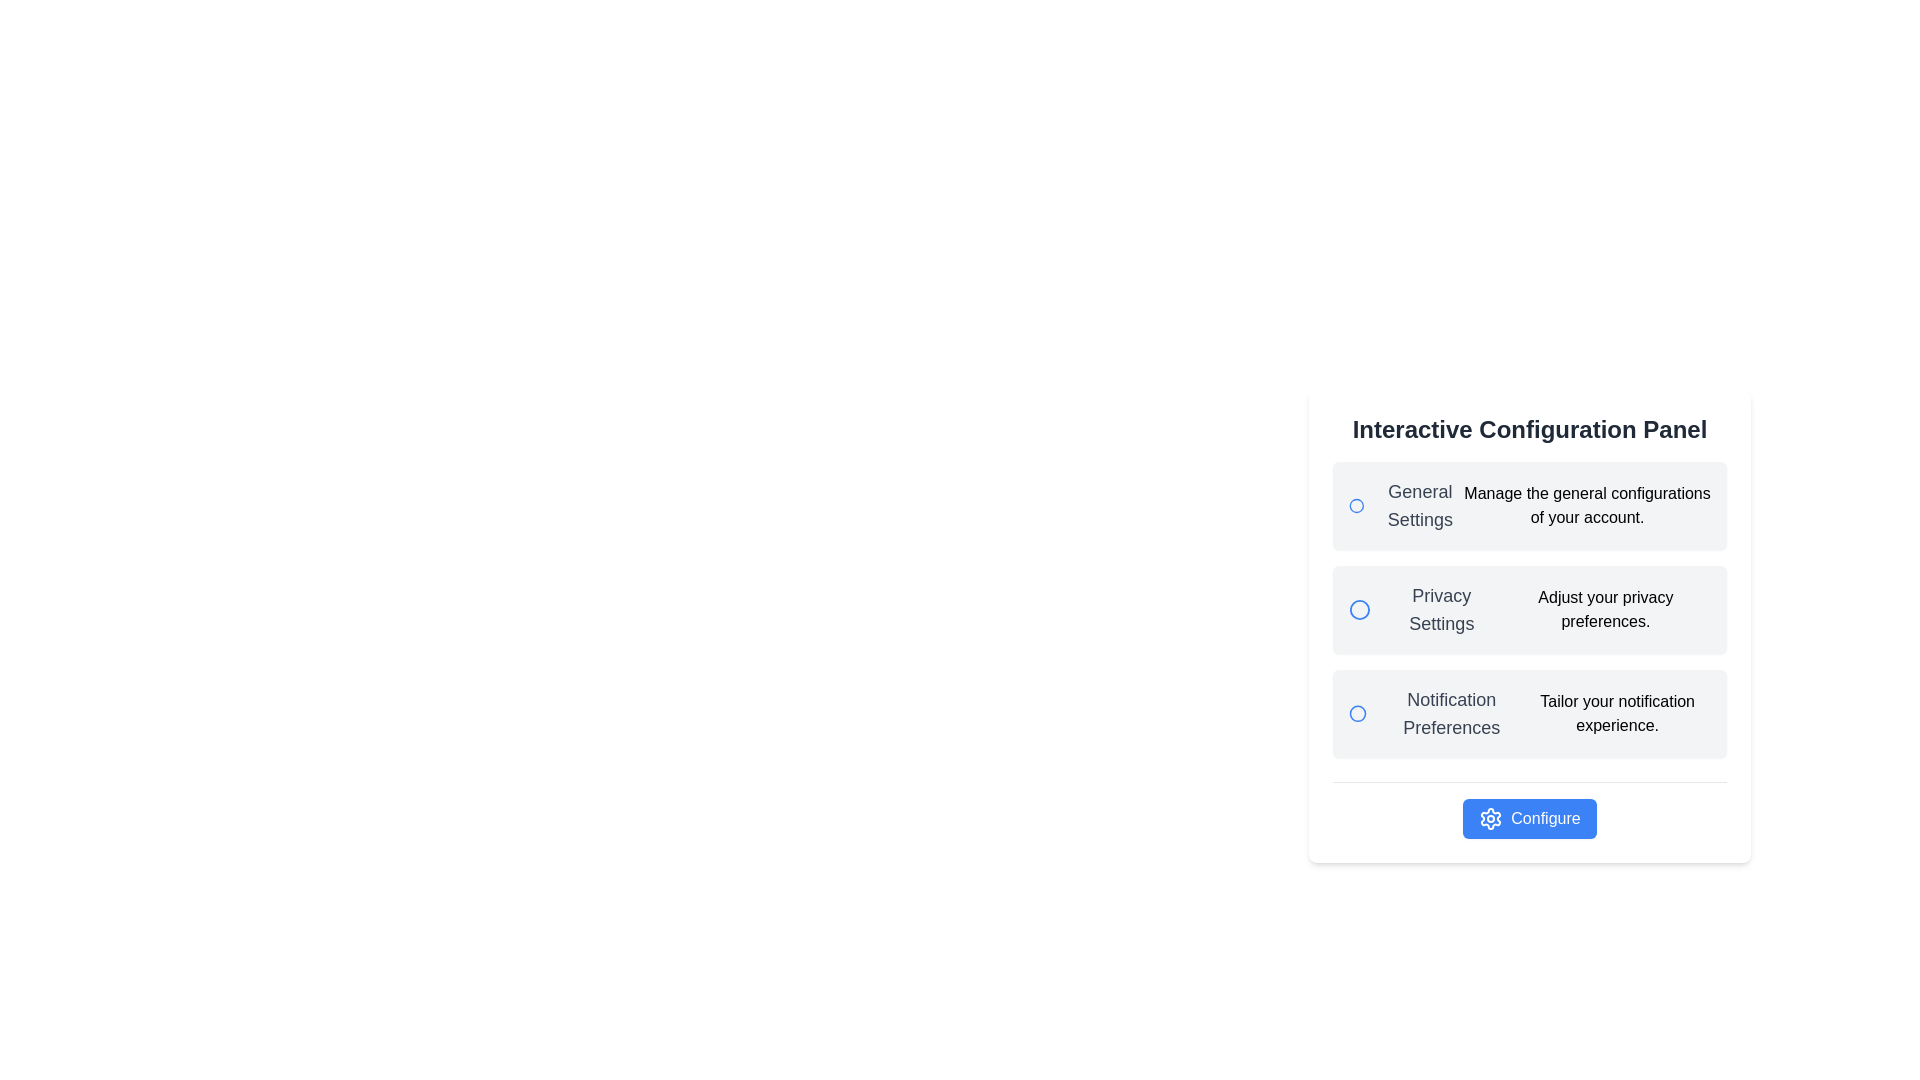 The height and width of the screenshot is (1080, 1920). Describe the element at coordinates (1356, 504) in the screenshot. I see `the icon that serves as a graphical indicator for the 'General Settings' label, positioned at the top-left beside the text` at that location.